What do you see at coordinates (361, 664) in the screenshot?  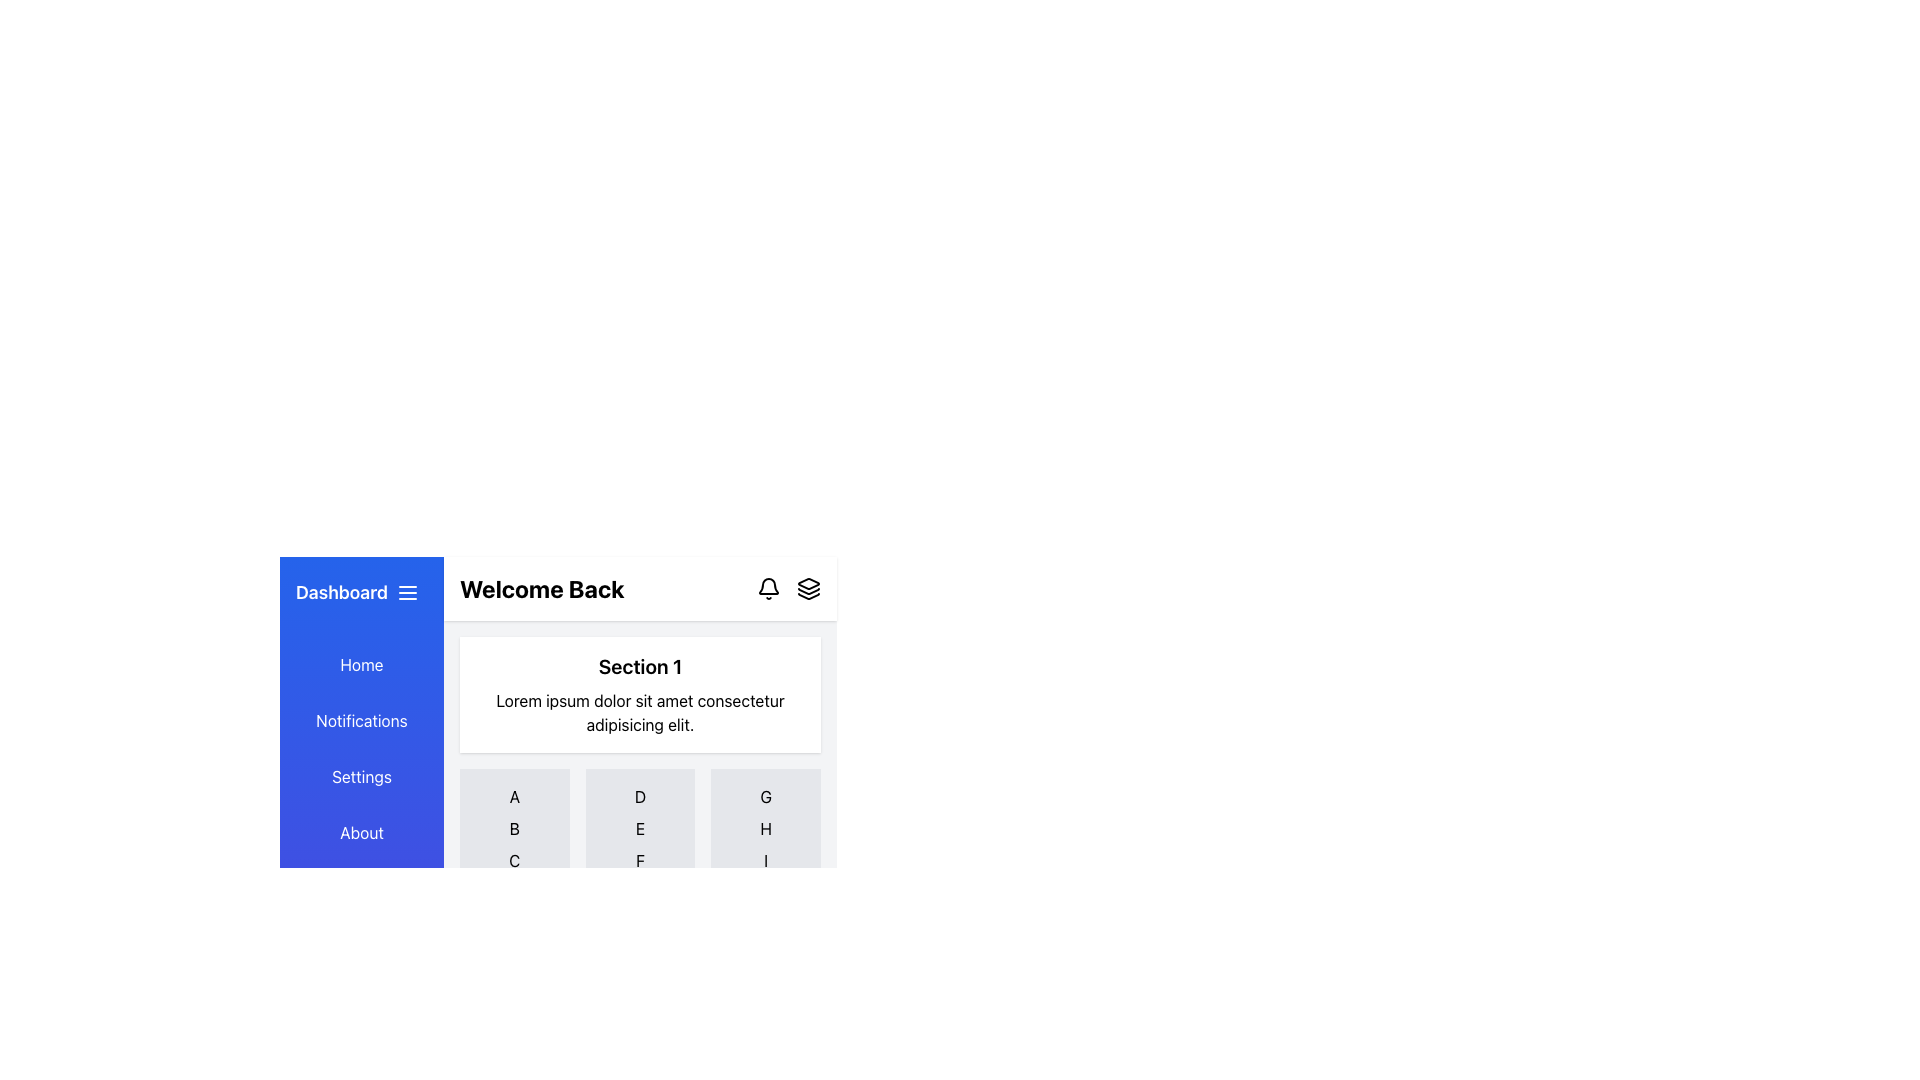 I see `the 'Home' text label in the vertical navigation menu` at bounding box center [361, 664].